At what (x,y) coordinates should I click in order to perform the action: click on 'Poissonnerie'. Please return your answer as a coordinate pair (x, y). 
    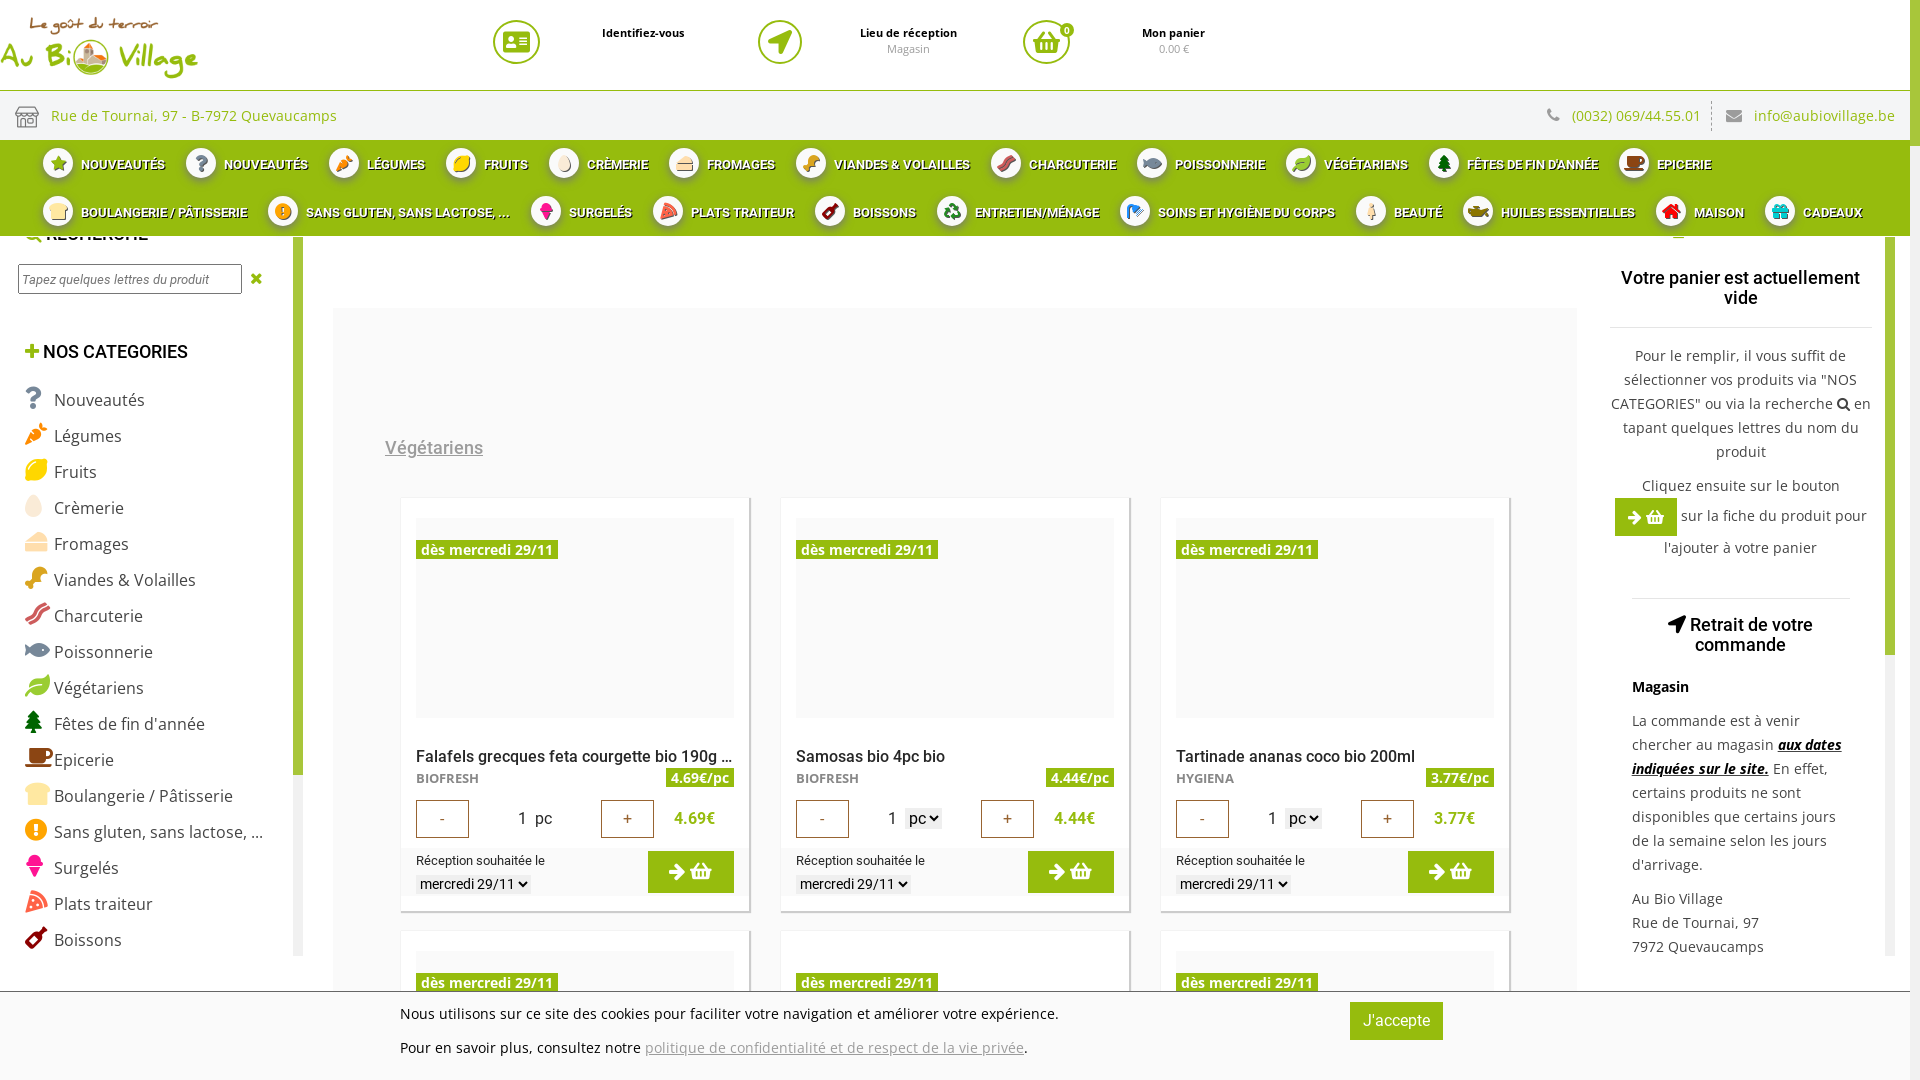
    Looking at the image, I should click on (24, 651).